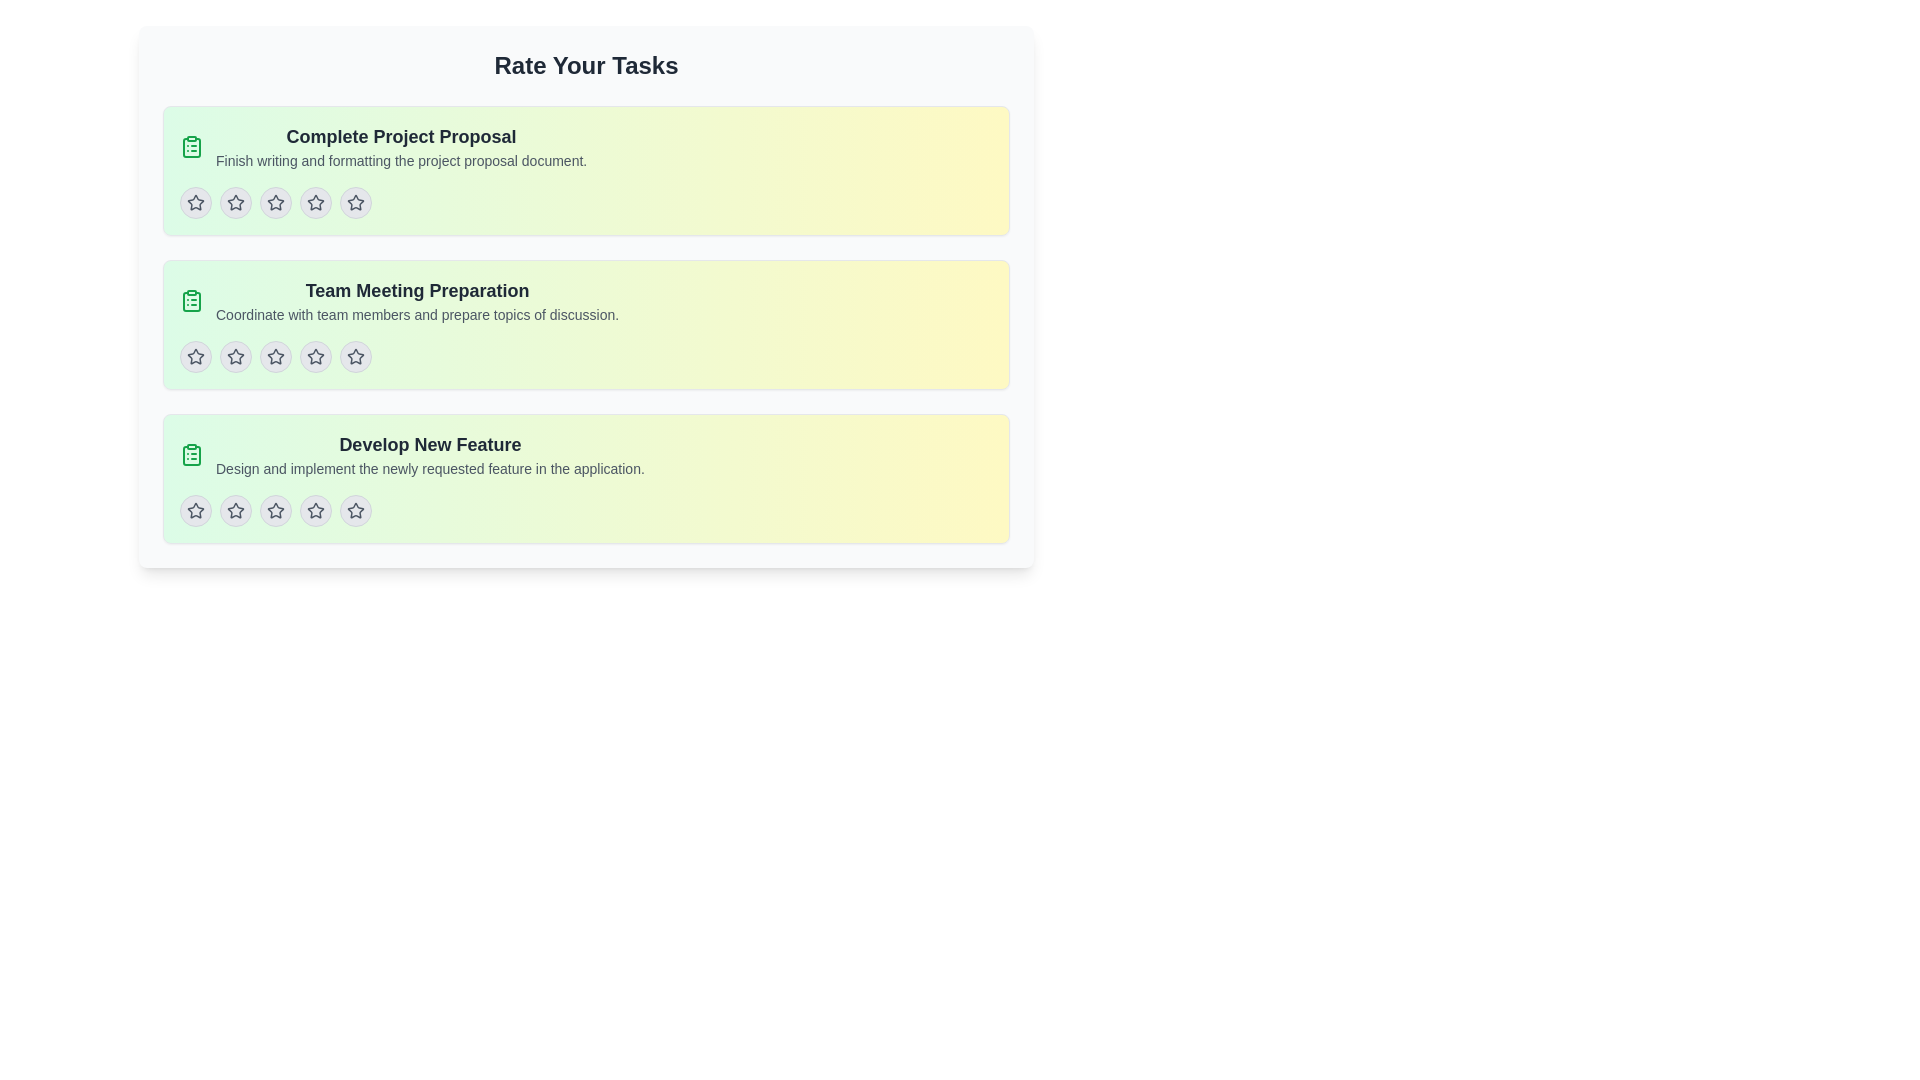 The width and height of the screenshot is (1920, 1080). What do you see at coordinates (196, 203) in the screenshot?
I see `the first star-shaped rating icon in the row of five` at bounding box center [196, 203].